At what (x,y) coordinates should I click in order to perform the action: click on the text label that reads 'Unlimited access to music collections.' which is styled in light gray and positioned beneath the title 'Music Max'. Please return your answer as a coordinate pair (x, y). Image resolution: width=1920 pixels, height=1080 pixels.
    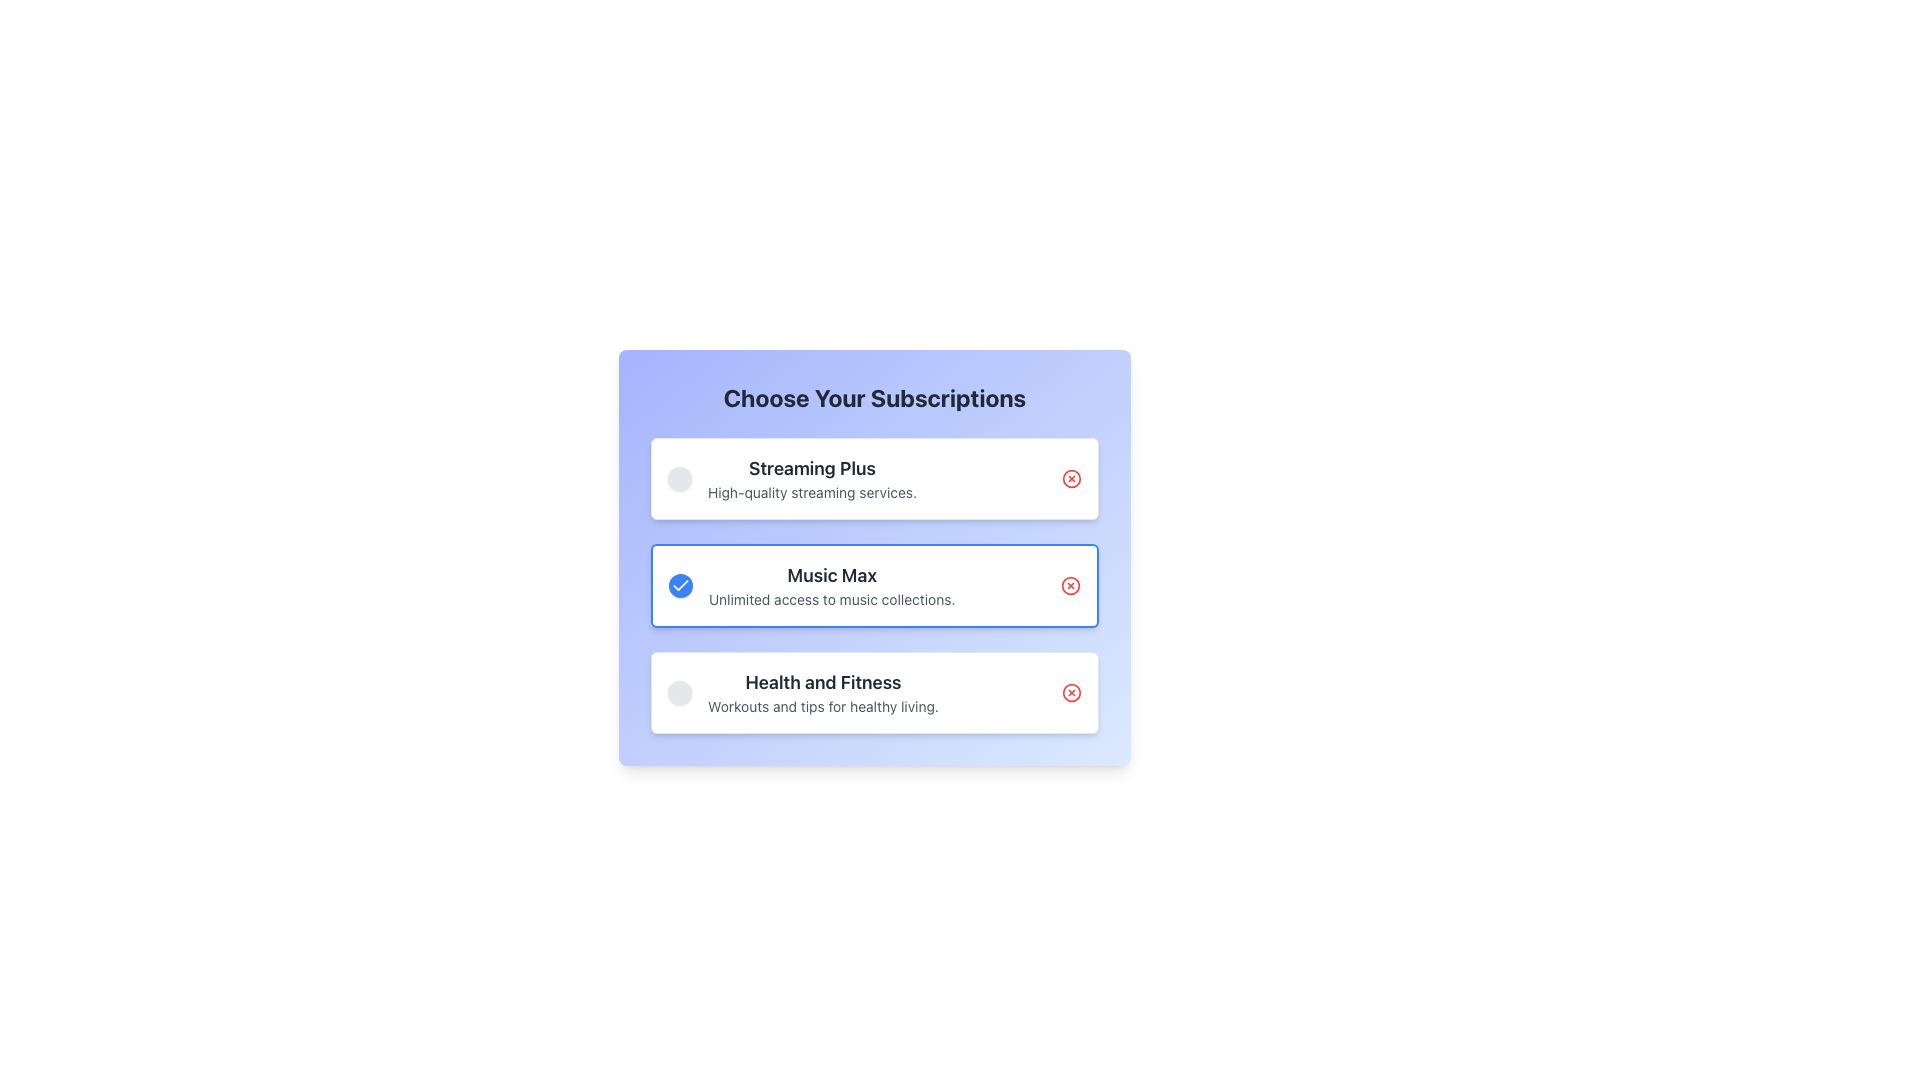
    Looking at the image, I should click on (832, 599).